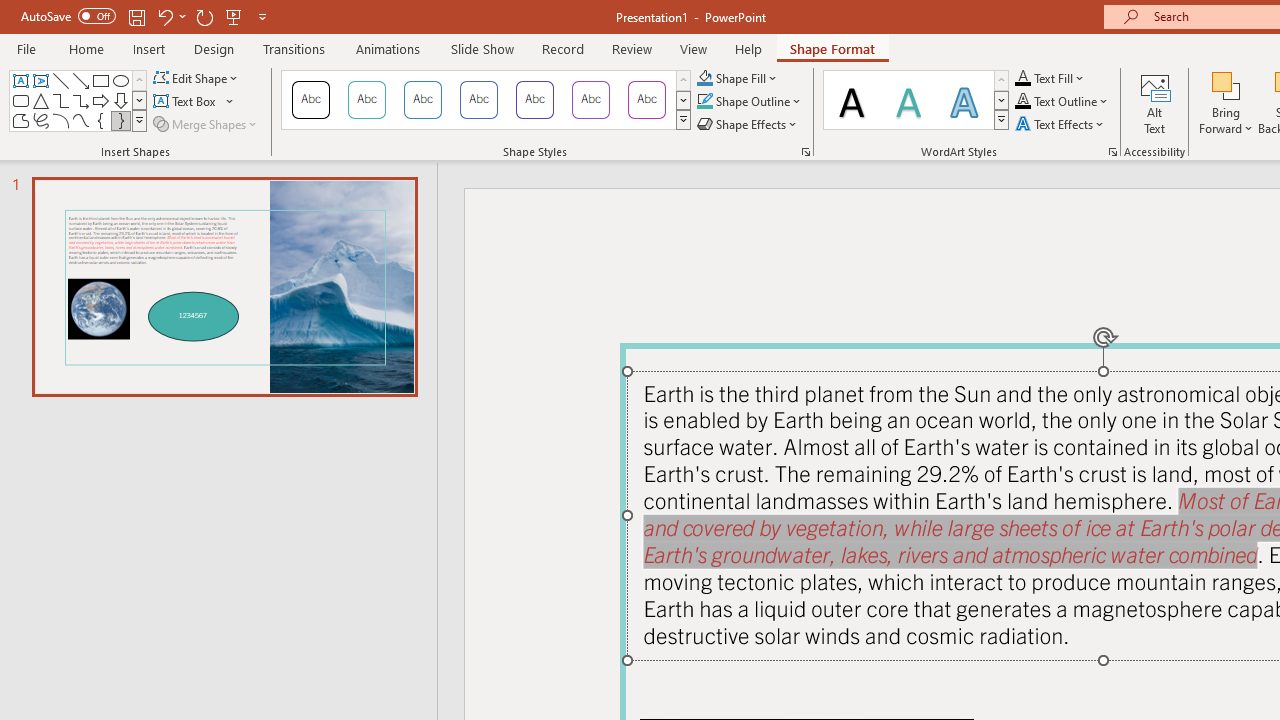 The image size is (1280, 720). What do you see at coordinates (294, 48) in the screenshot?
I see `'Transitions'` at bounding box center [294, 48].